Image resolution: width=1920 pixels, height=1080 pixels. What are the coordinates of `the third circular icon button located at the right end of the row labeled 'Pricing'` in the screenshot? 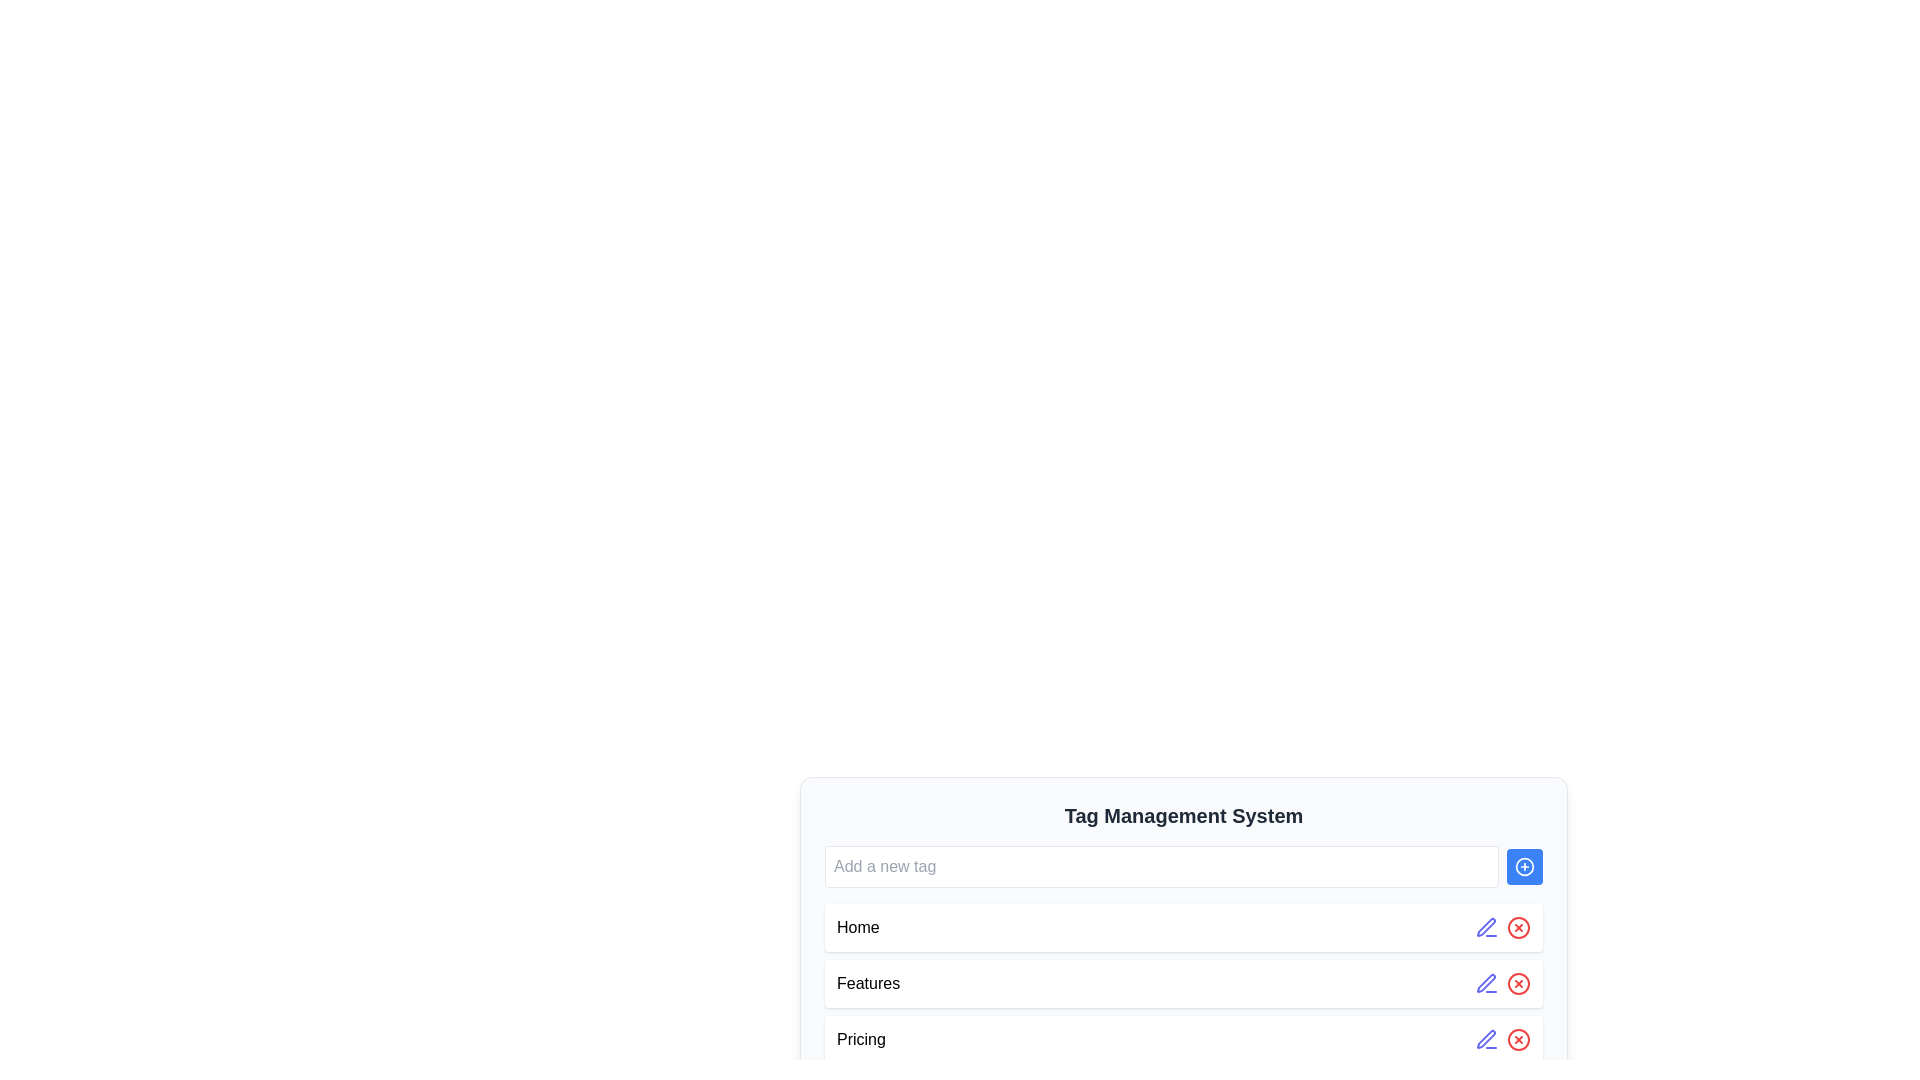 It's located at (1518, 982).